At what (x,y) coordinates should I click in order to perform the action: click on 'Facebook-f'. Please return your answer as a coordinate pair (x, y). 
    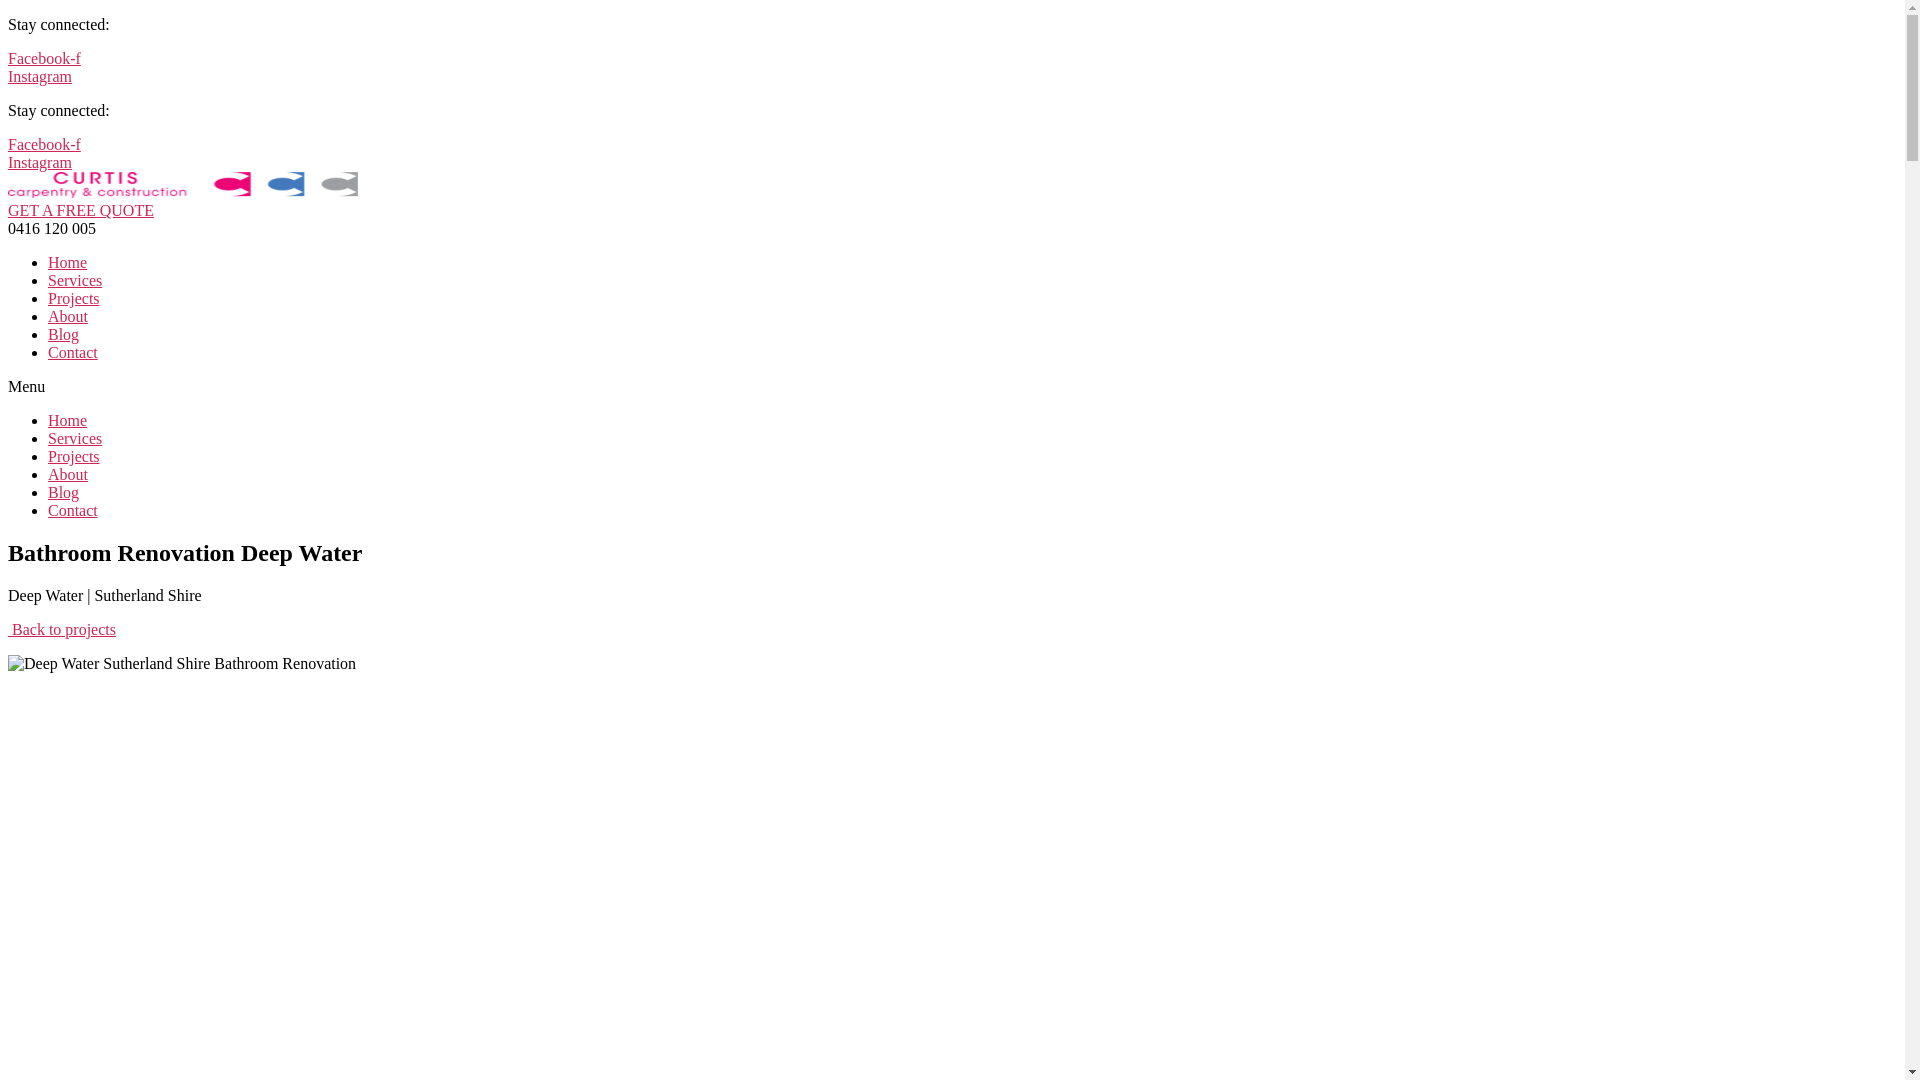
    Looking at the image, I should click on (44, 57).